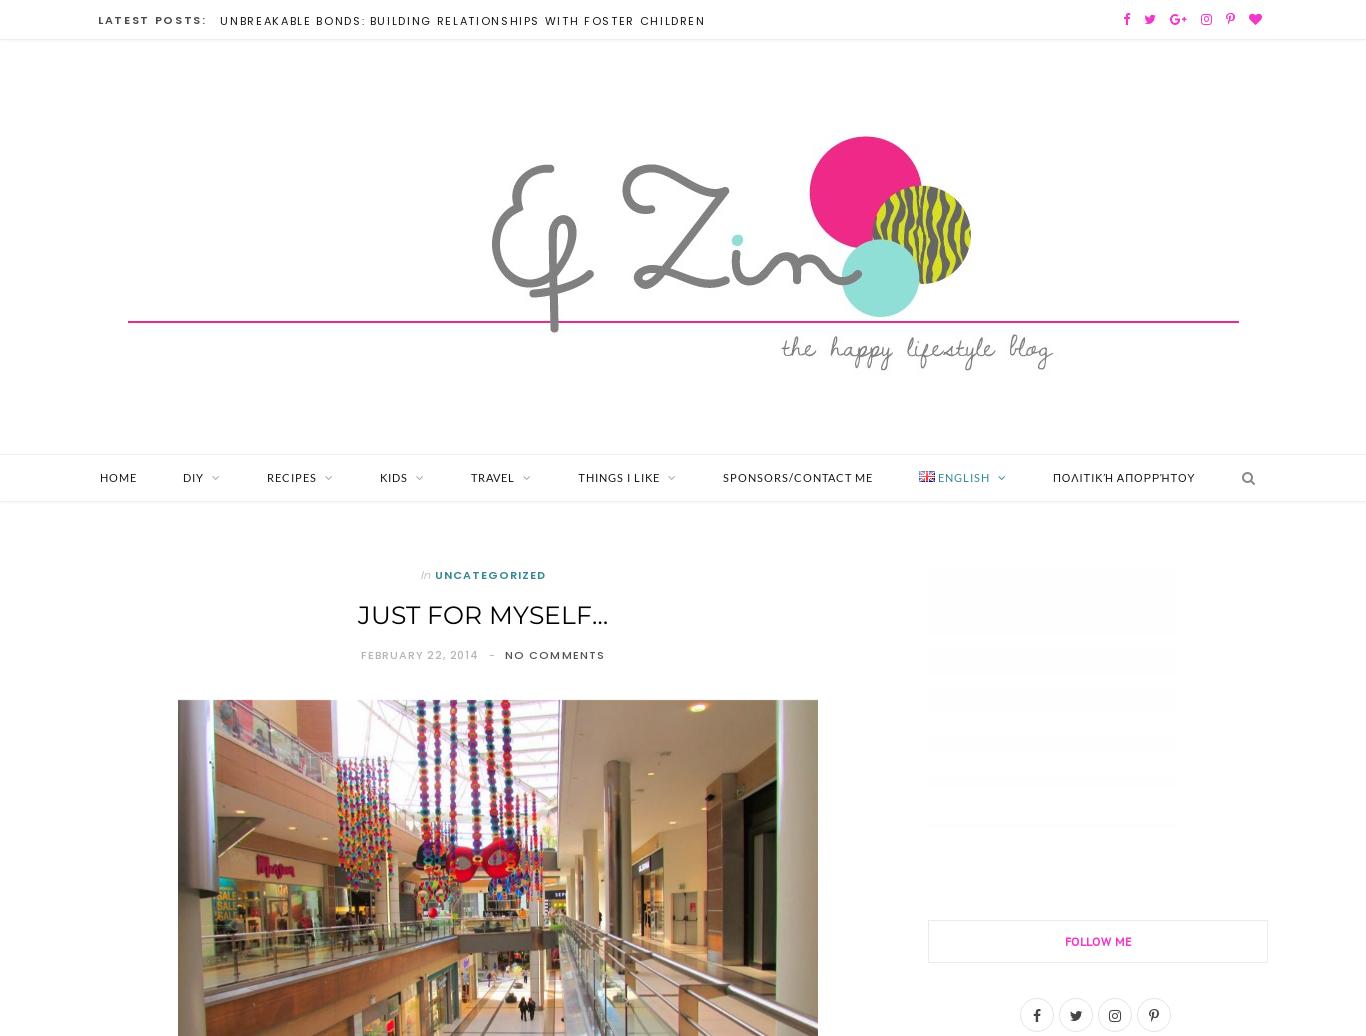  What do you see at coordinates (306, 521) in the screenshot?
I see `'Food'` at bounding box center [306, 521].